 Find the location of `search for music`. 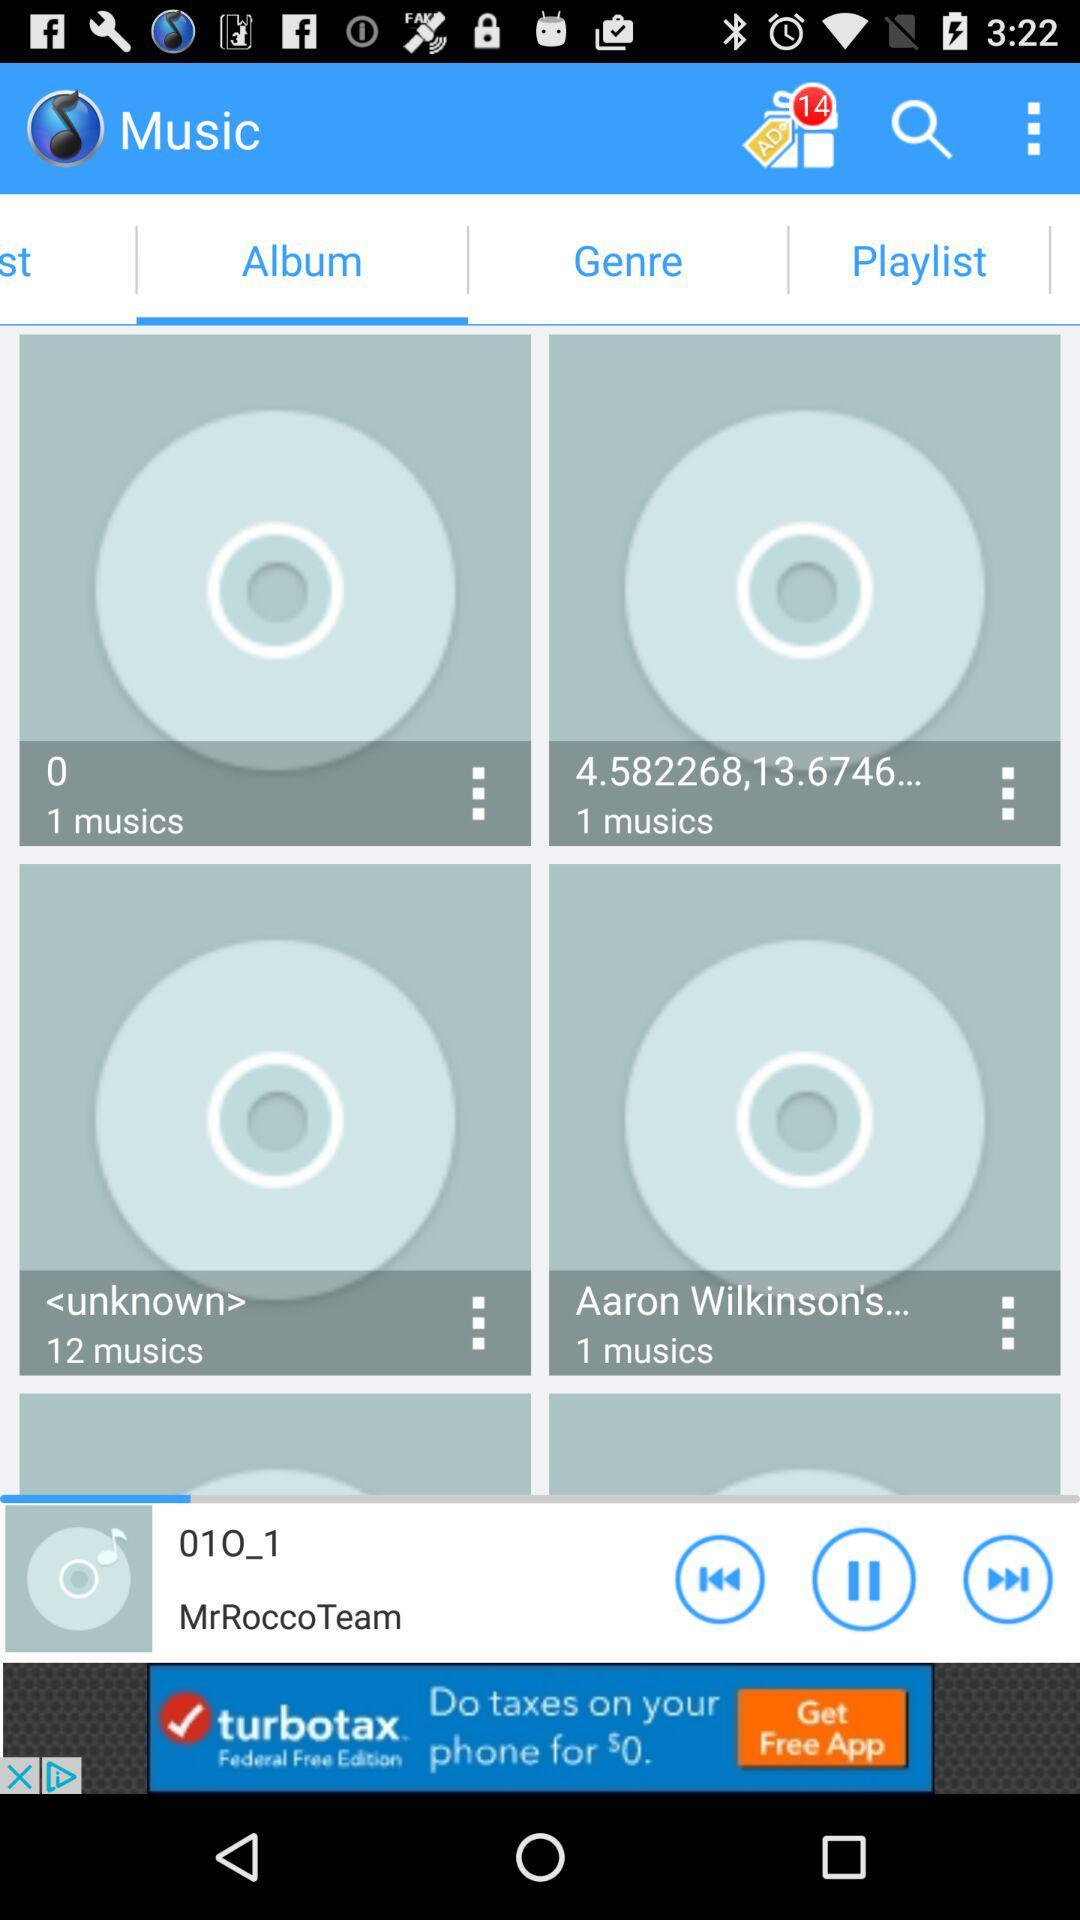

search for music is located at coordinates (922, 127).